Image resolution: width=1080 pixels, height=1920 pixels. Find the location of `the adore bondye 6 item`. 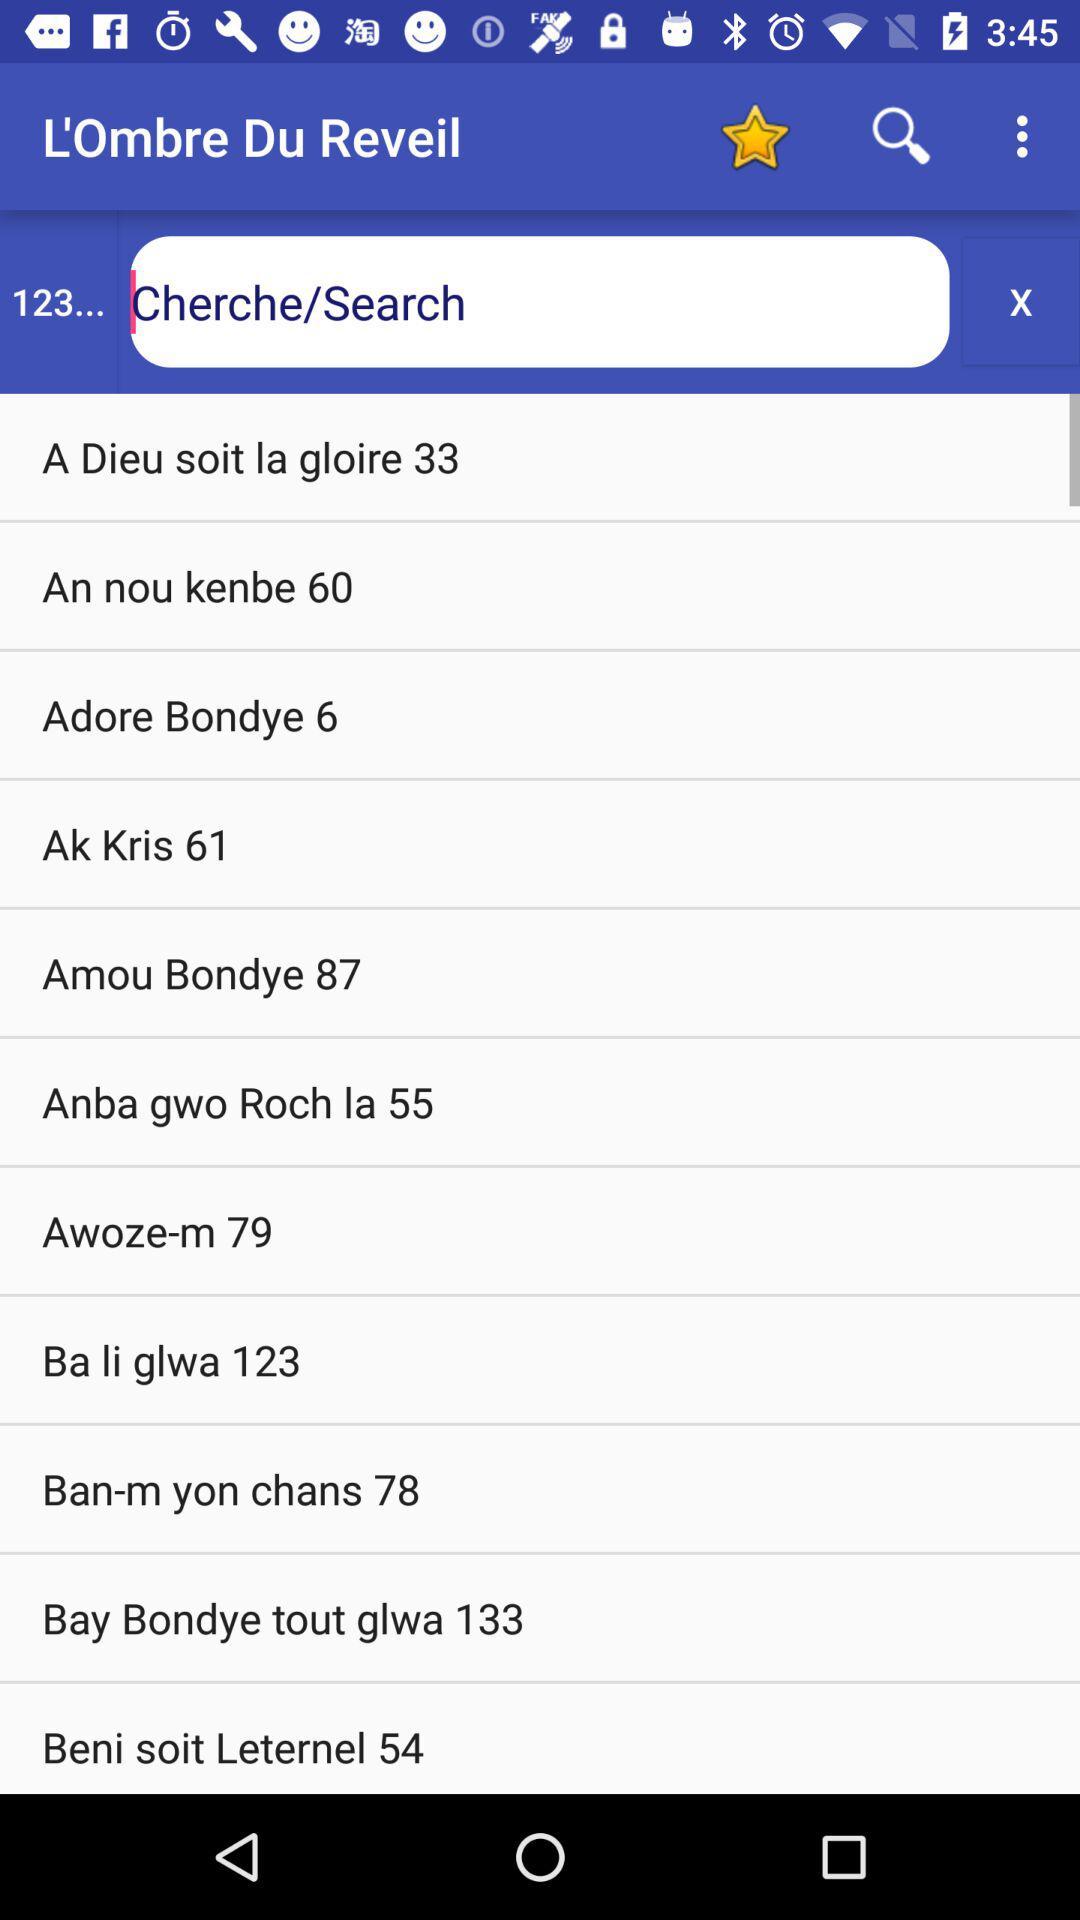

the adore bondye 6 item is located at coordinates (540, 714).